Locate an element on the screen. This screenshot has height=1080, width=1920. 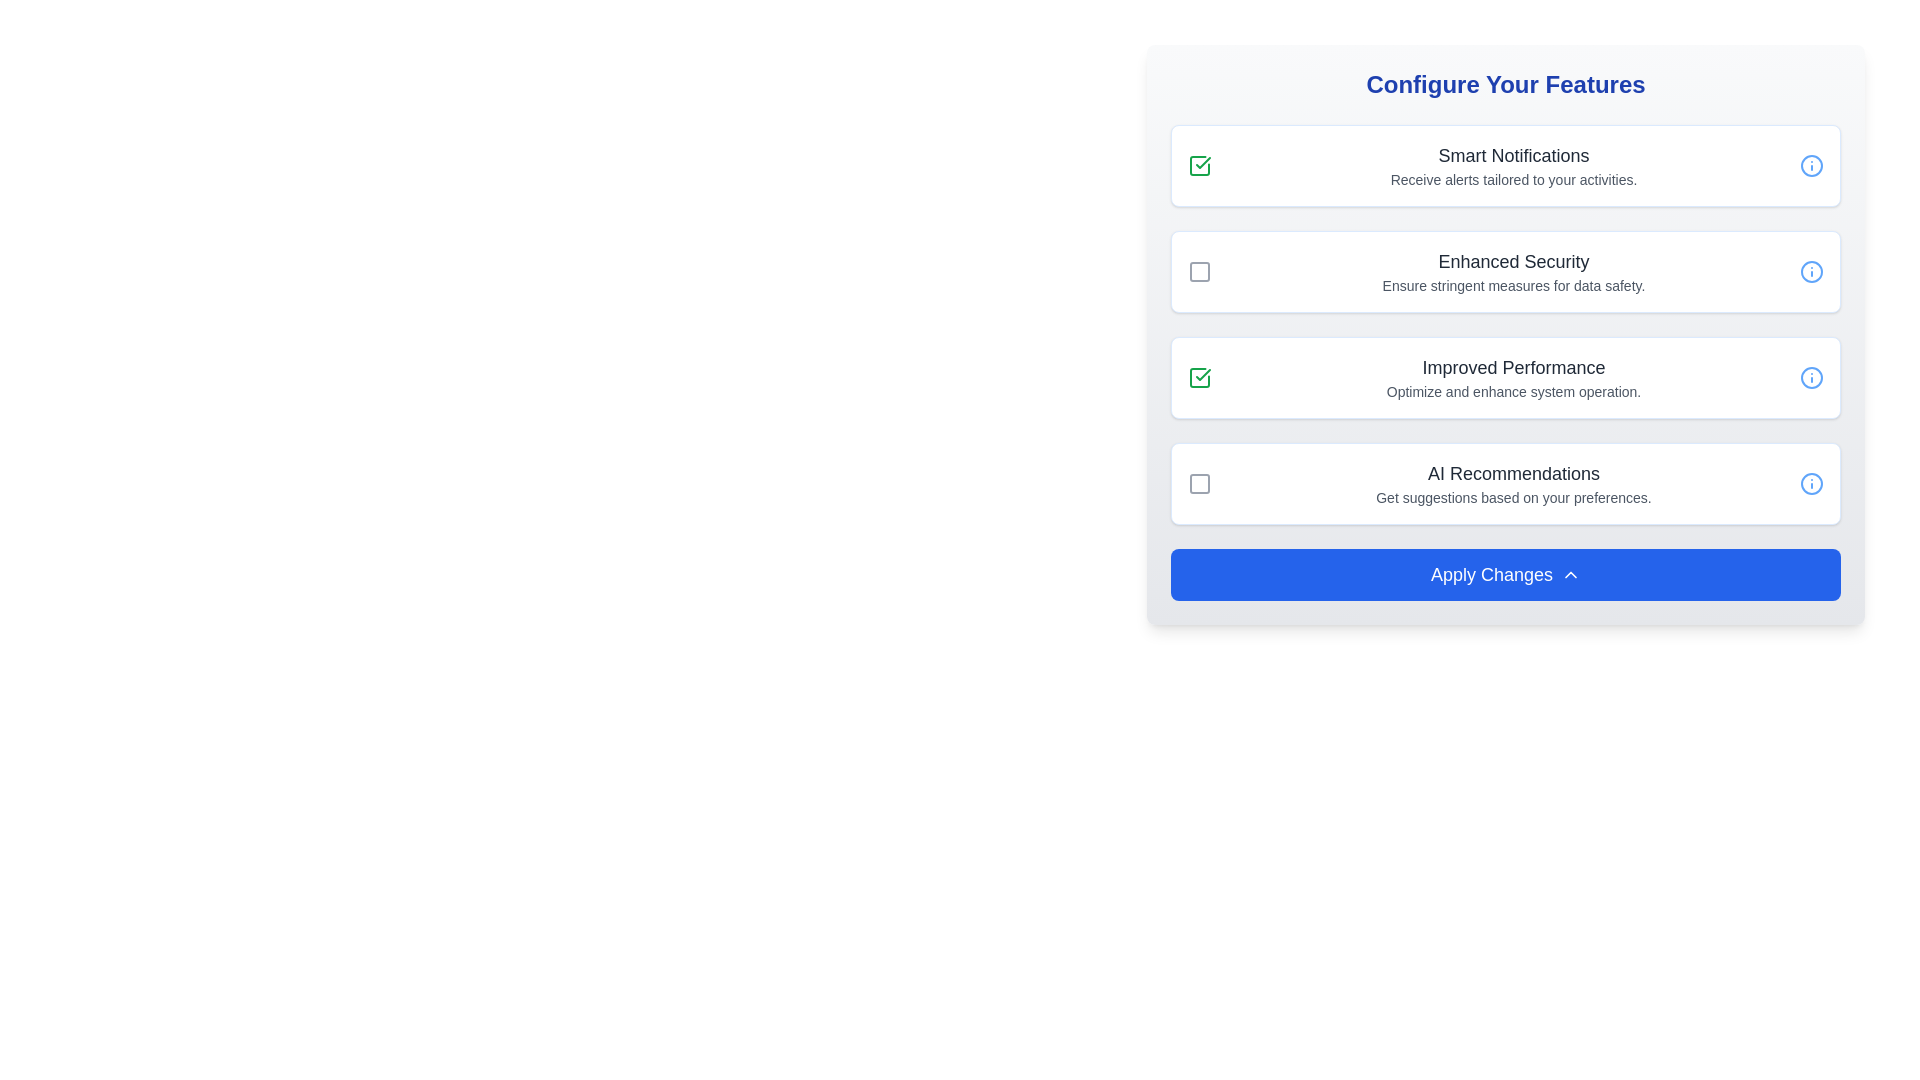
the green checkmark SVG icon within the checkbox component for the 'Improved Performance' option, which indicates a selected item is located at coordinates (1202, 374).